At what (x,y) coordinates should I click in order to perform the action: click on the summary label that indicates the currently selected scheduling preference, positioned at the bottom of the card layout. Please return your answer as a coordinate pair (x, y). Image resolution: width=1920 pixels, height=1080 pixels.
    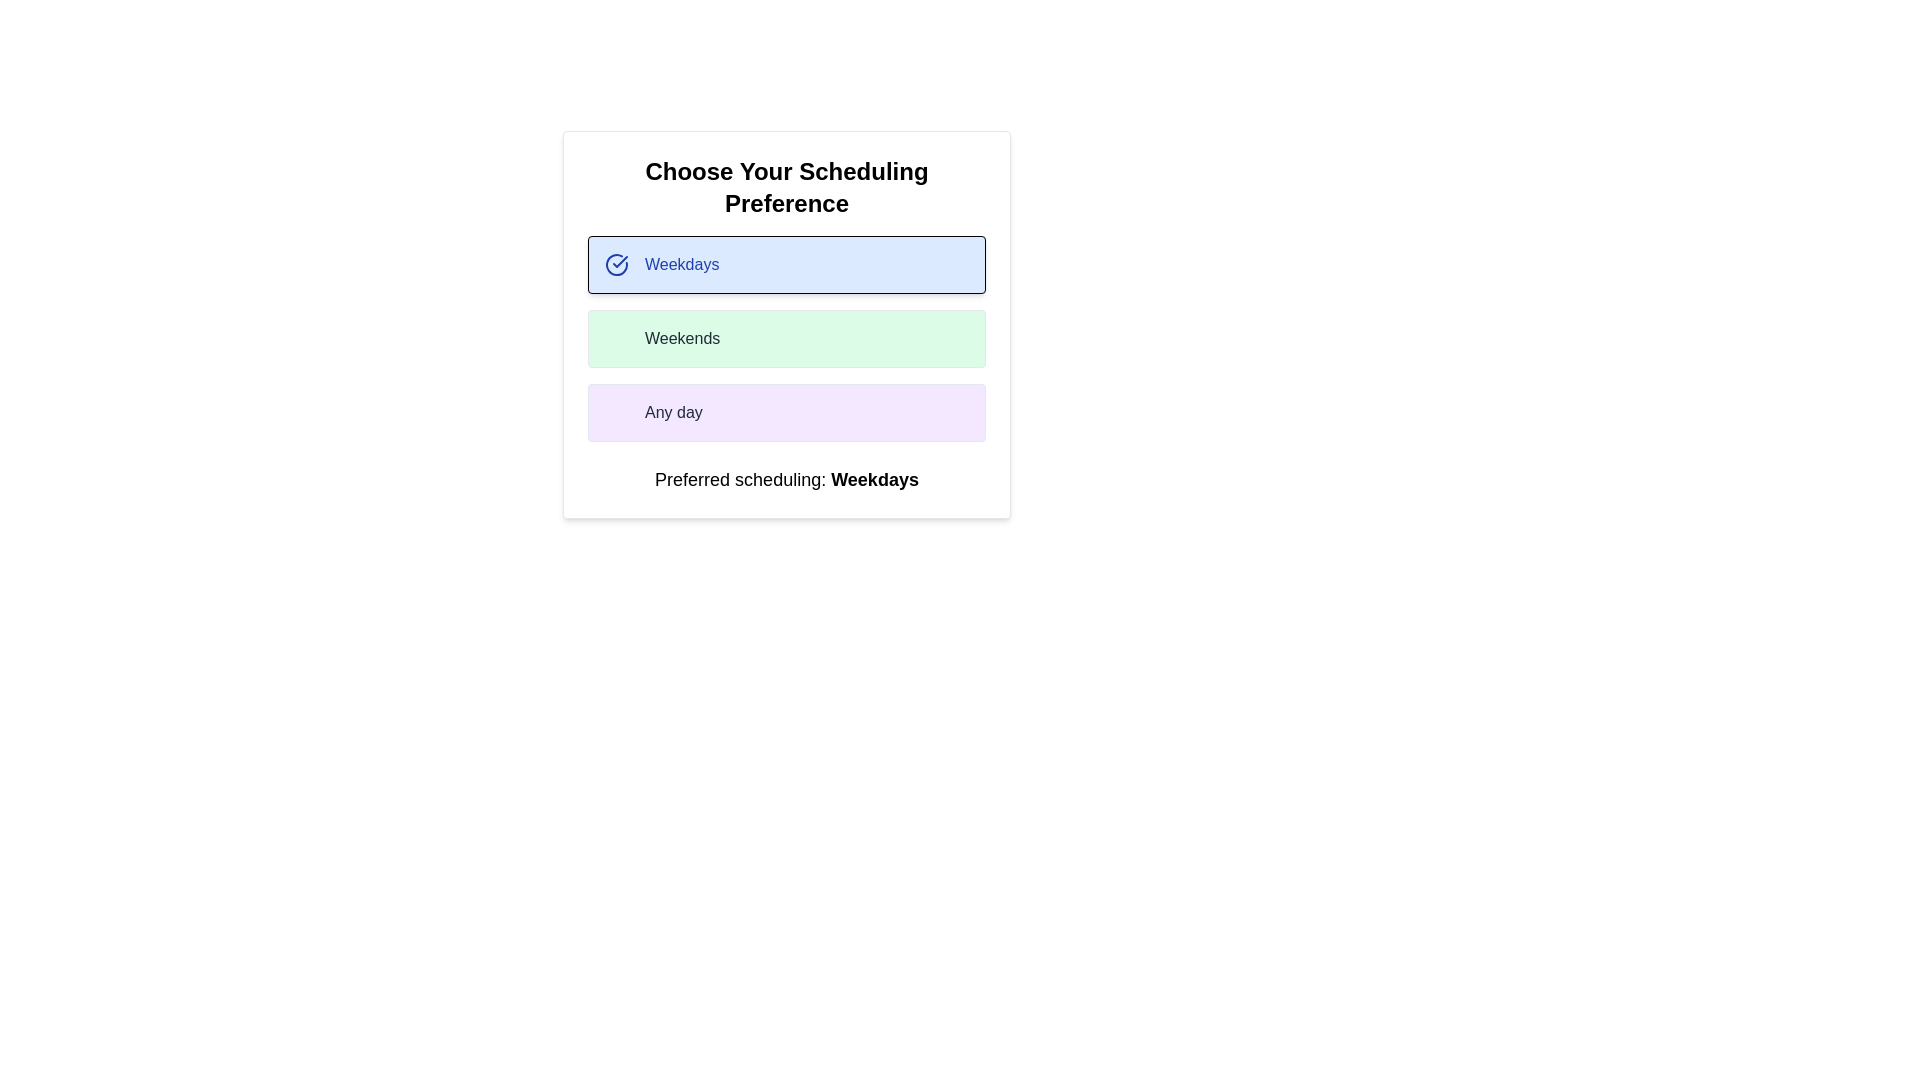
    Looking at the image, I should click on (786, 479).